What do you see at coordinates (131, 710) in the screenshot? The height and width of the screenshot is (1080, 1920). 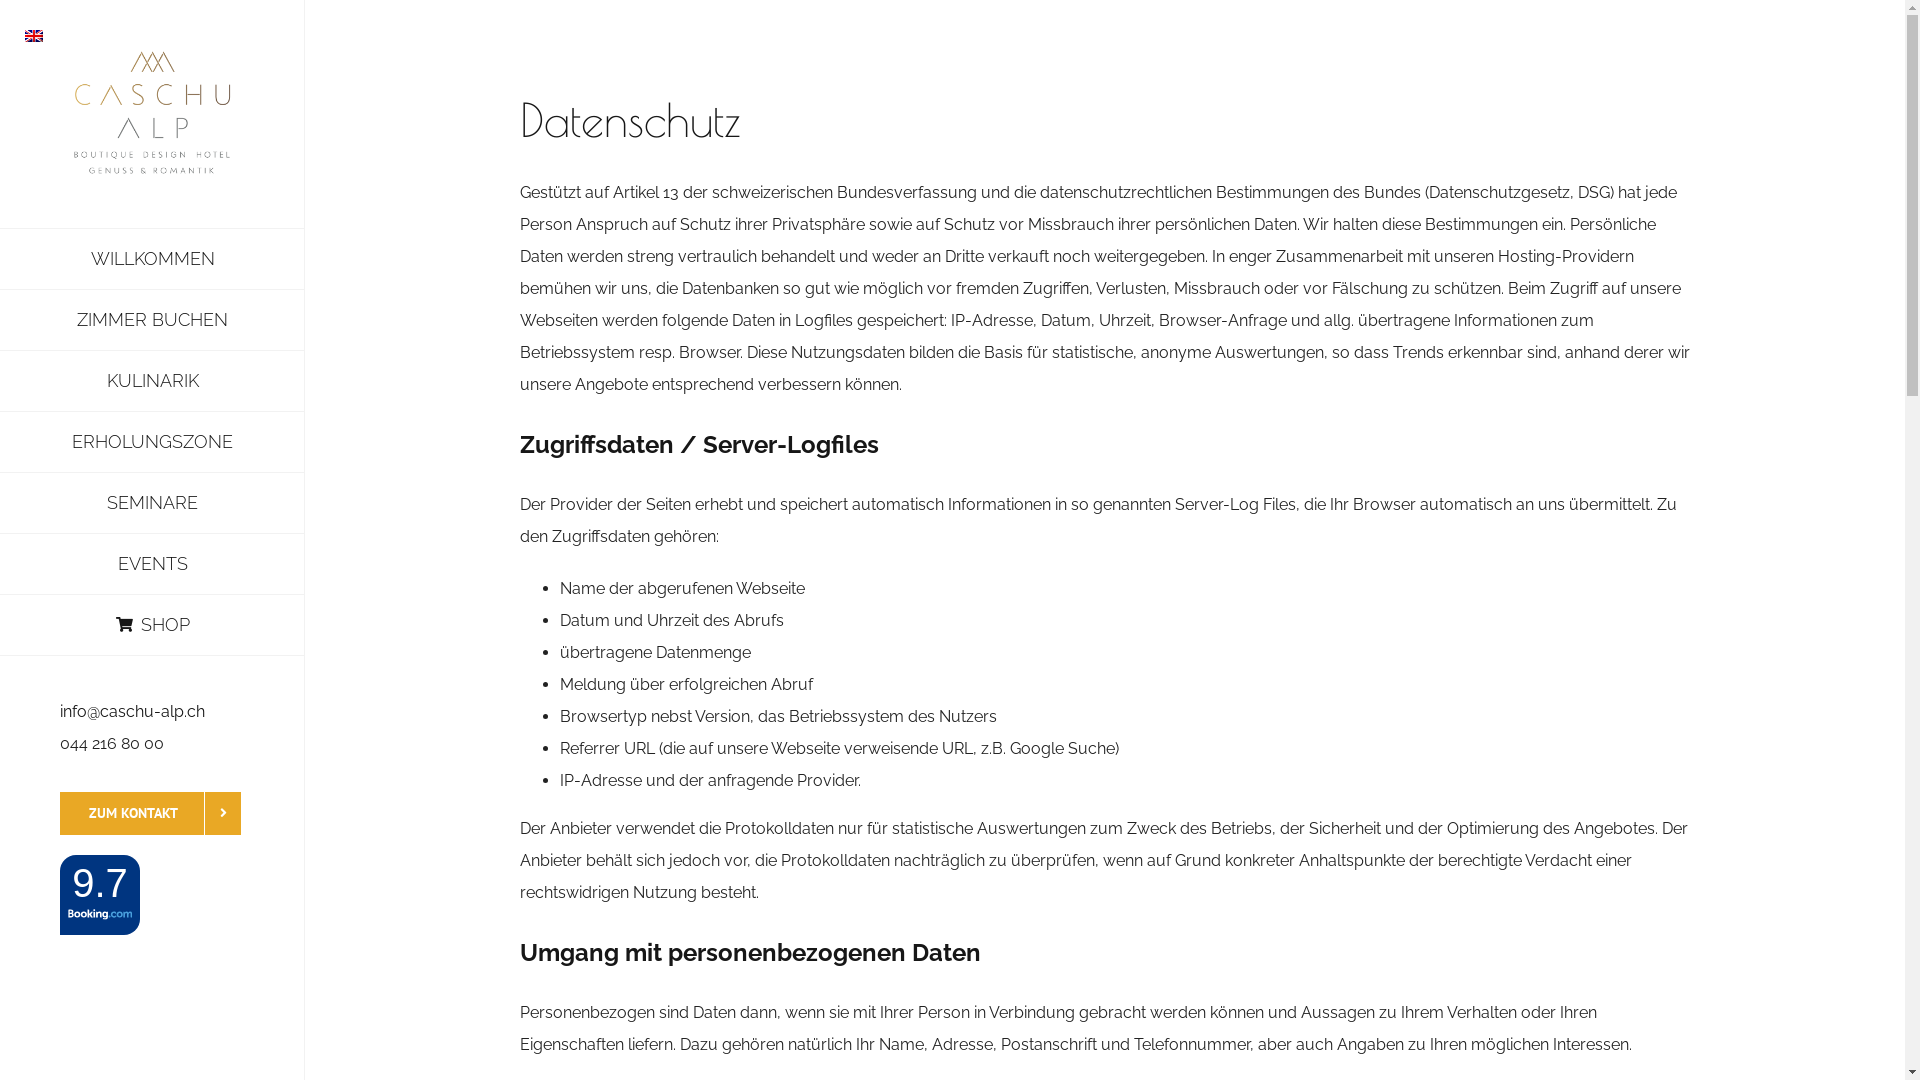 I see `'info@caschu-alp.ch'` at bounding box center [131, 710].